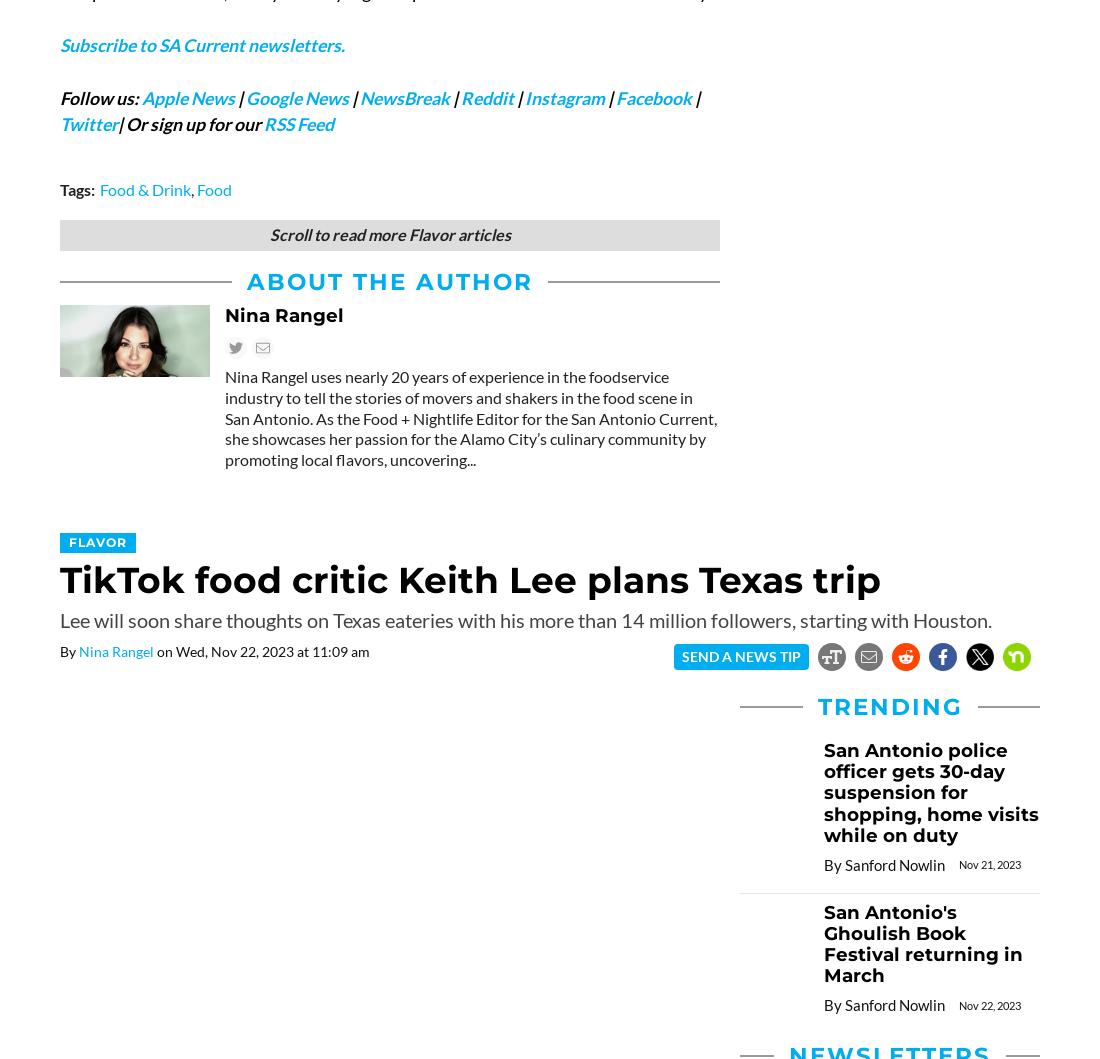  What do you see at coordinates (100, 97) in the screenshot?
I see `'Follow us:'` at bounding box center [100, 97].